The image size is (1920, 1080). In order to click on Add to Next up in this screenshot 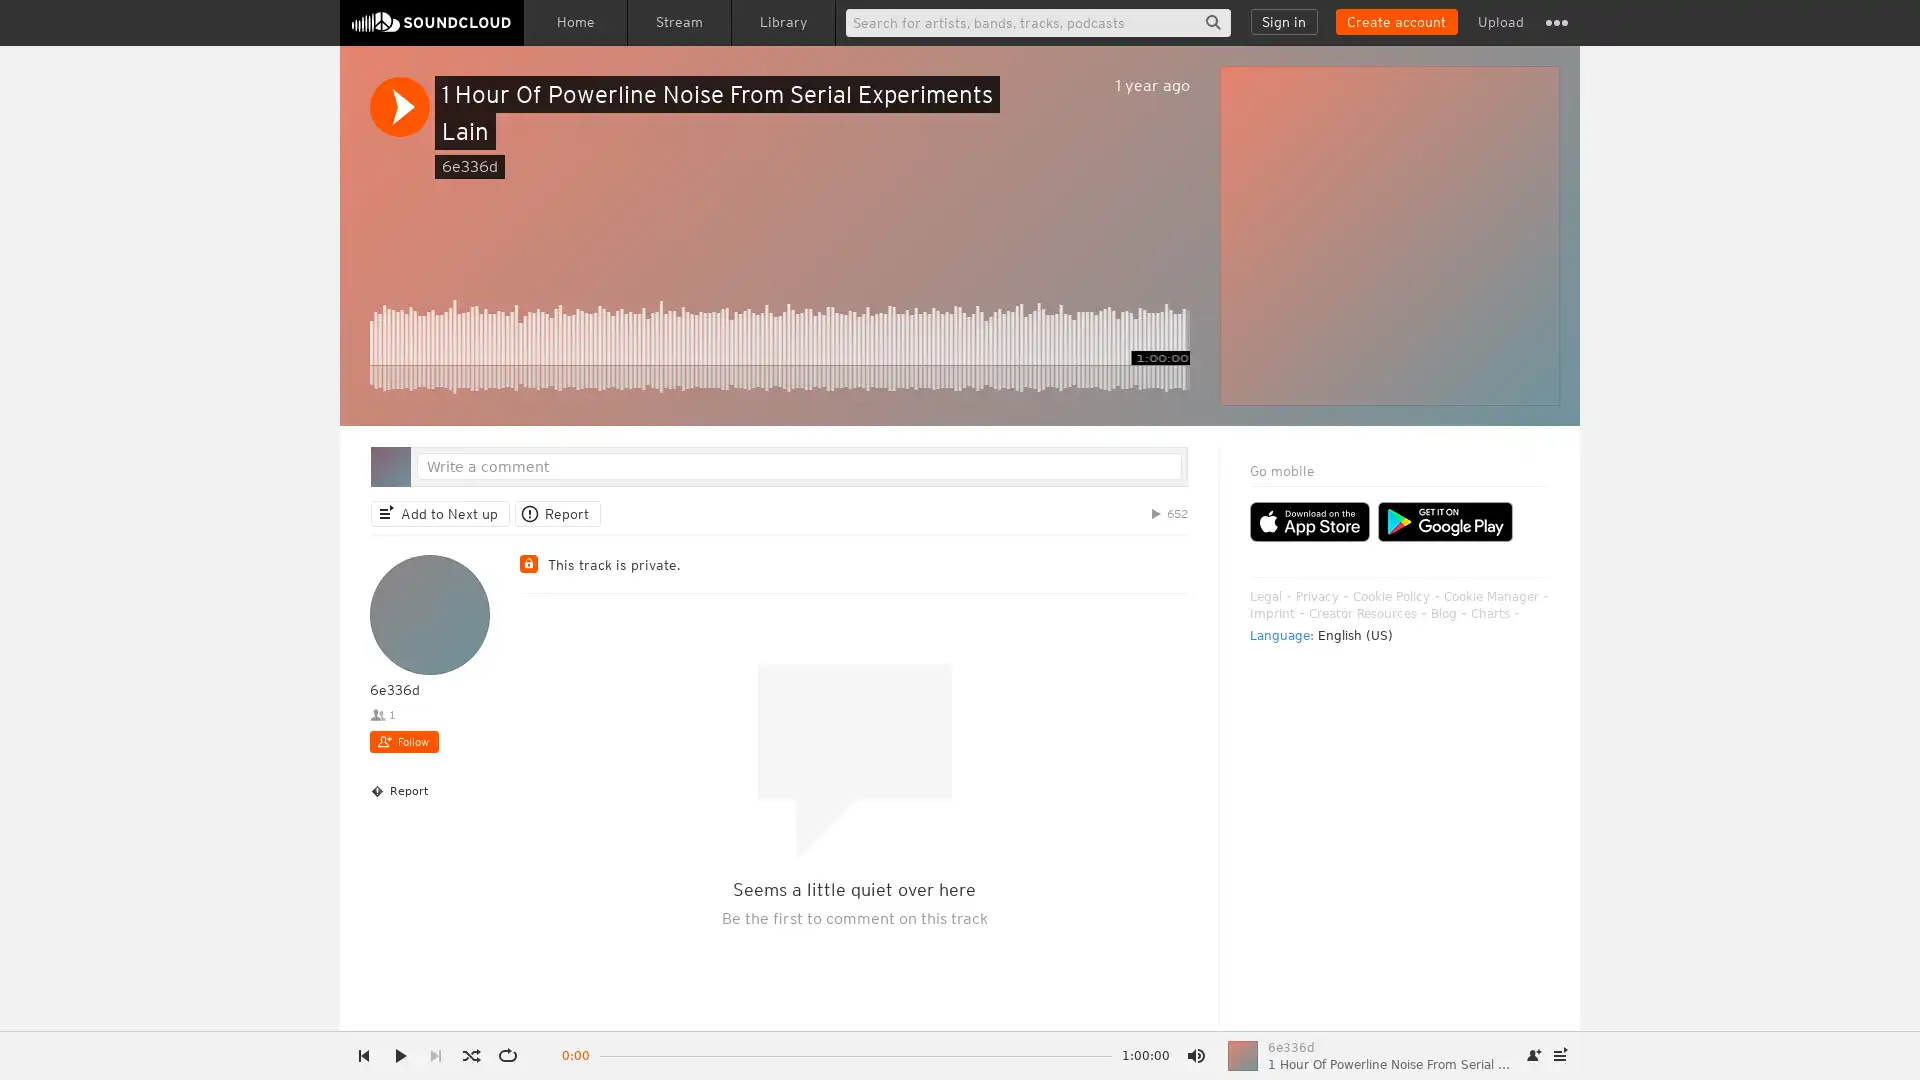, I will do `click(439, 512)`.